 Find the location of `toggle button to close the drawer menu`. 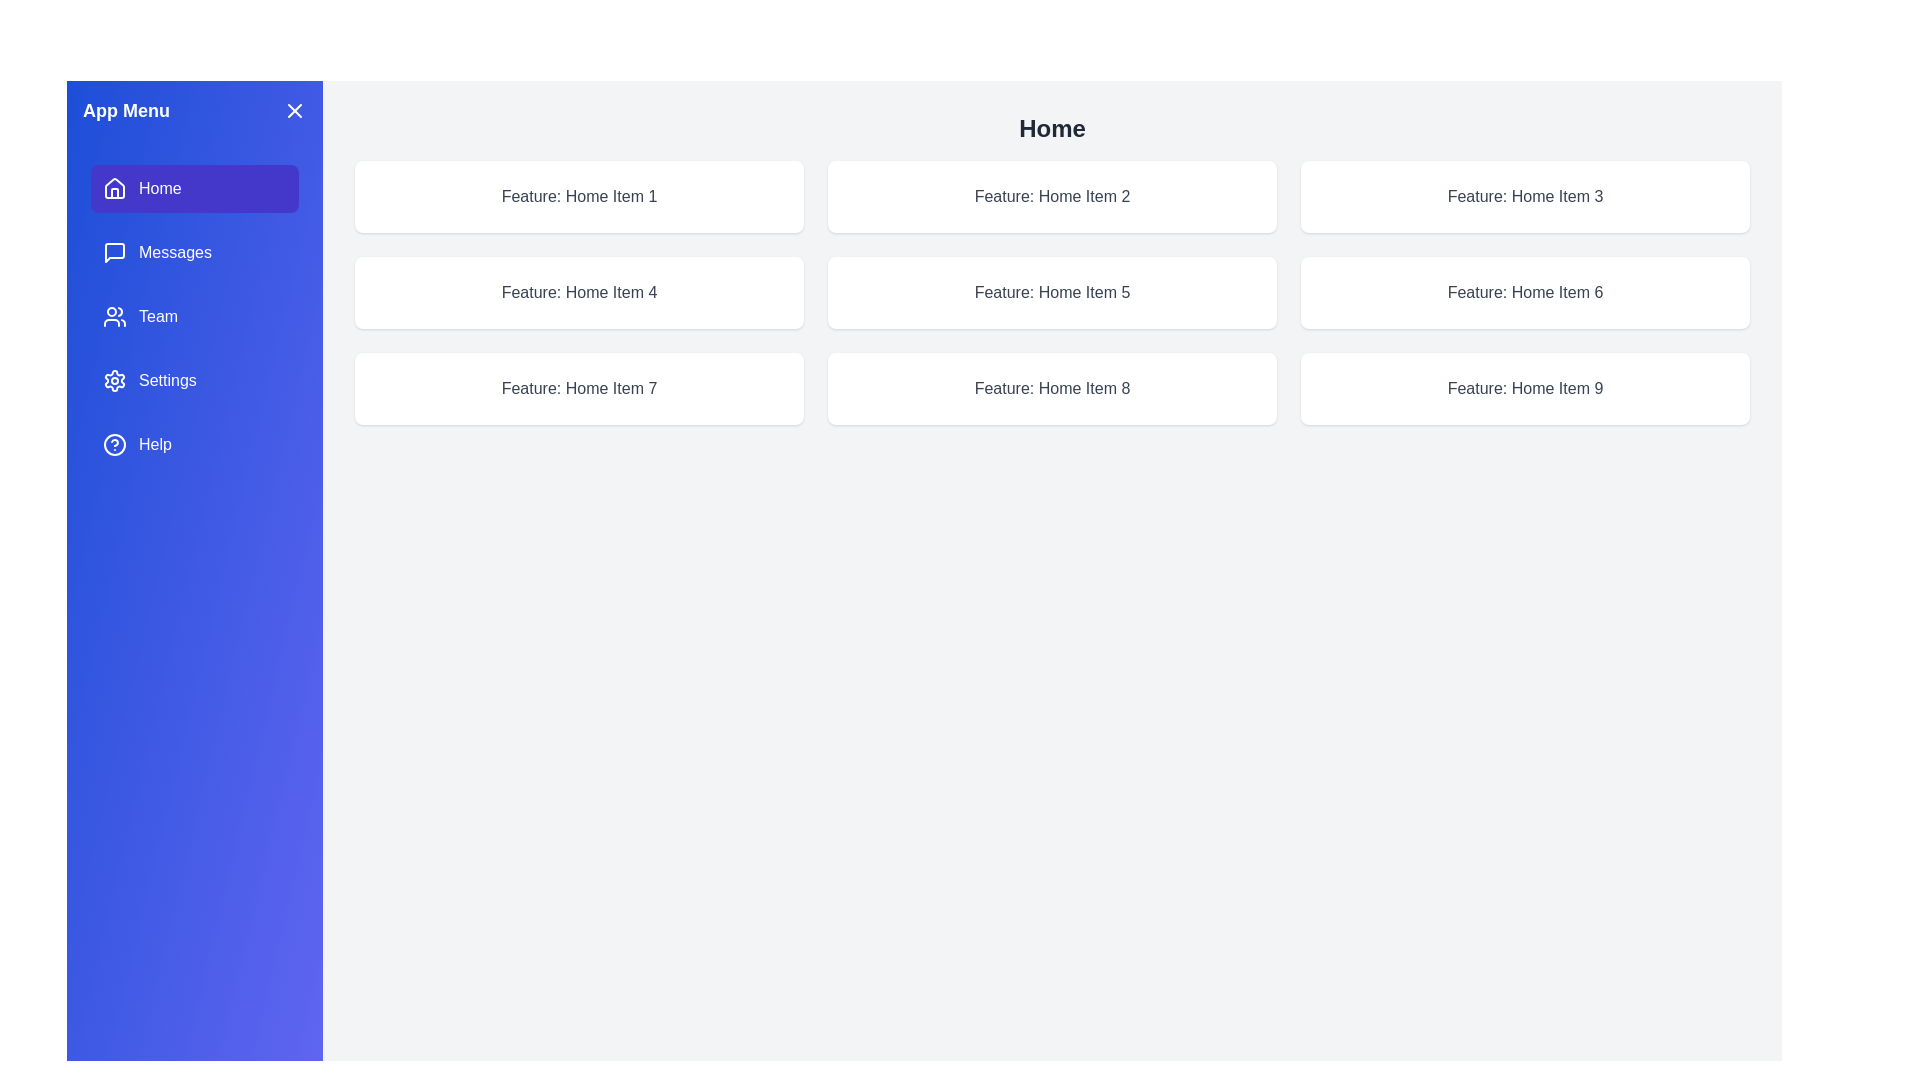

toggle button to close the drawer menu is located at coordinates (293, 111).